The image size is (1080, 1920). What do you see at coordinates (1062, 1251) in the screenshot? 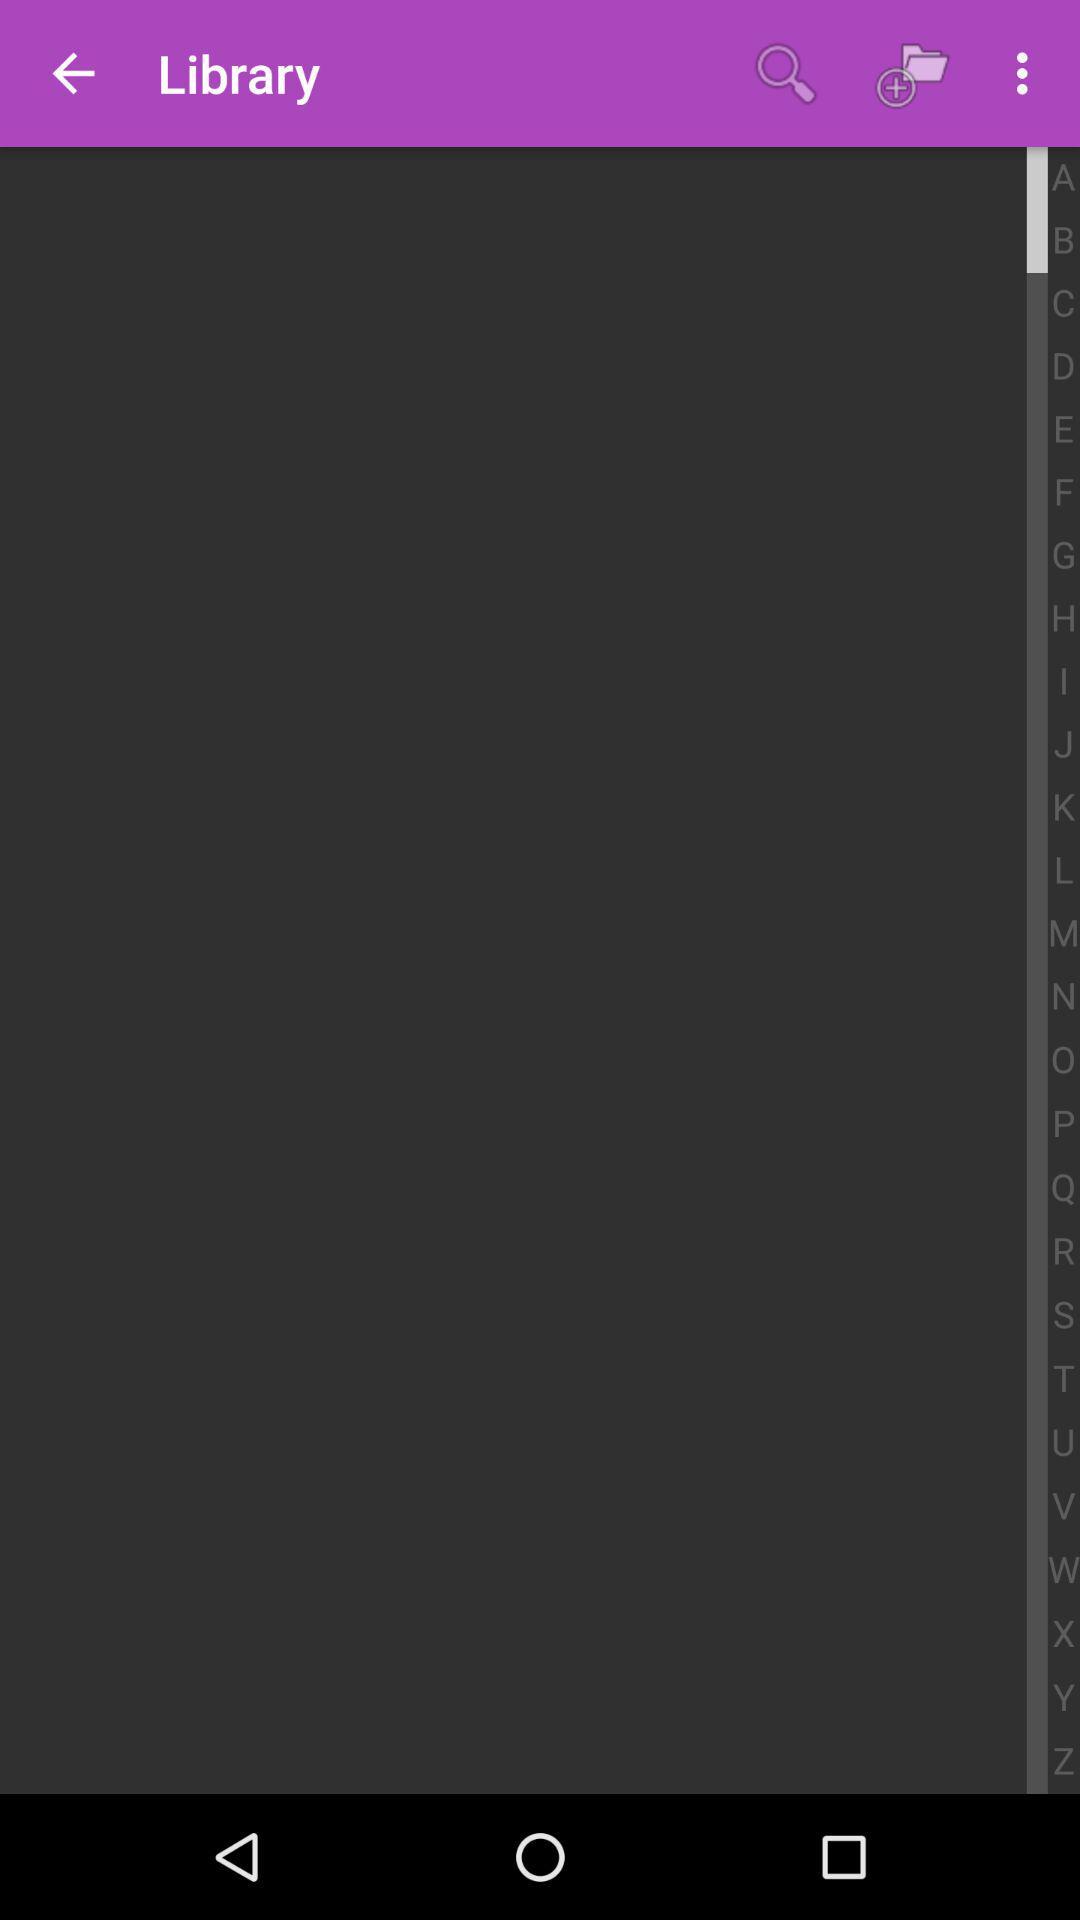
I see `r icon` at bounding box center [1062, 1251].